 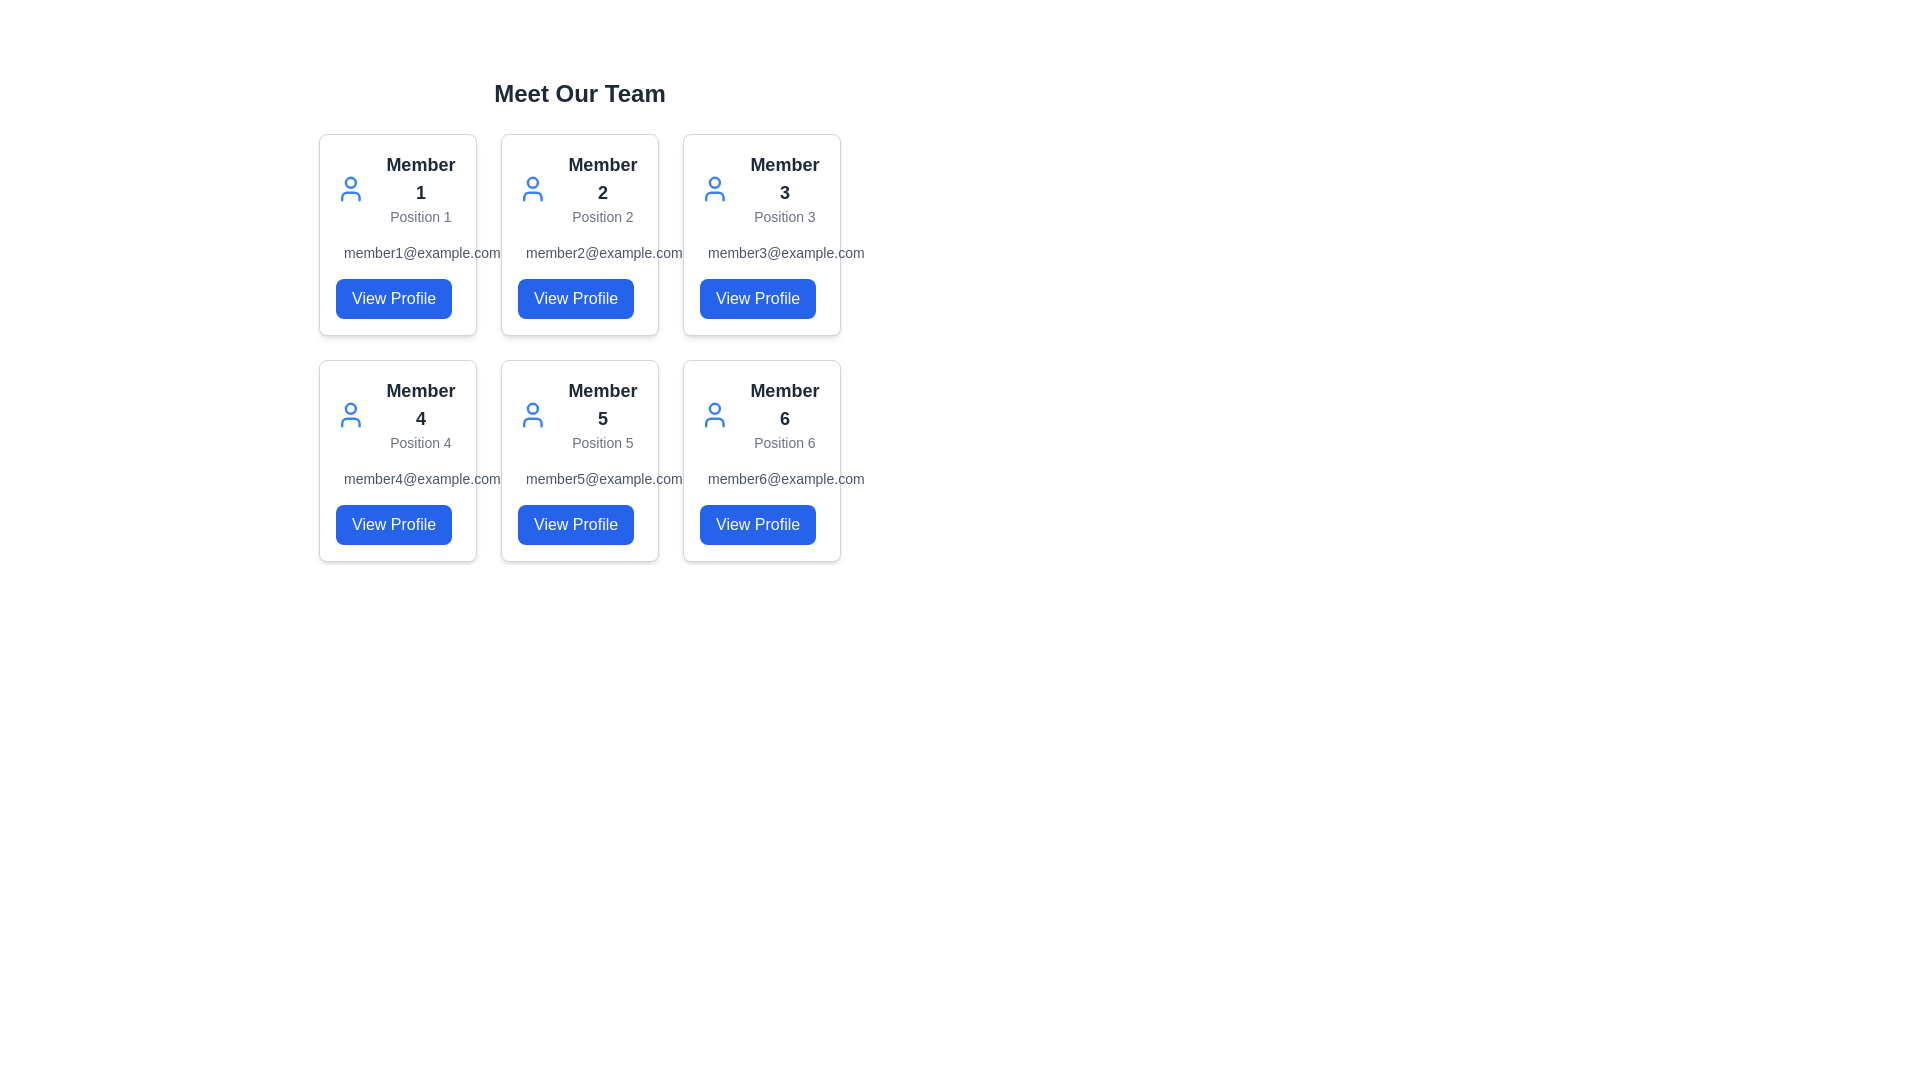 I want to click on displayed information on the user profile card, which is the second item in the grid layout, positioned in the top row, center column, between 'Member 1' and 'Member 3', so click(x=579, y=234).